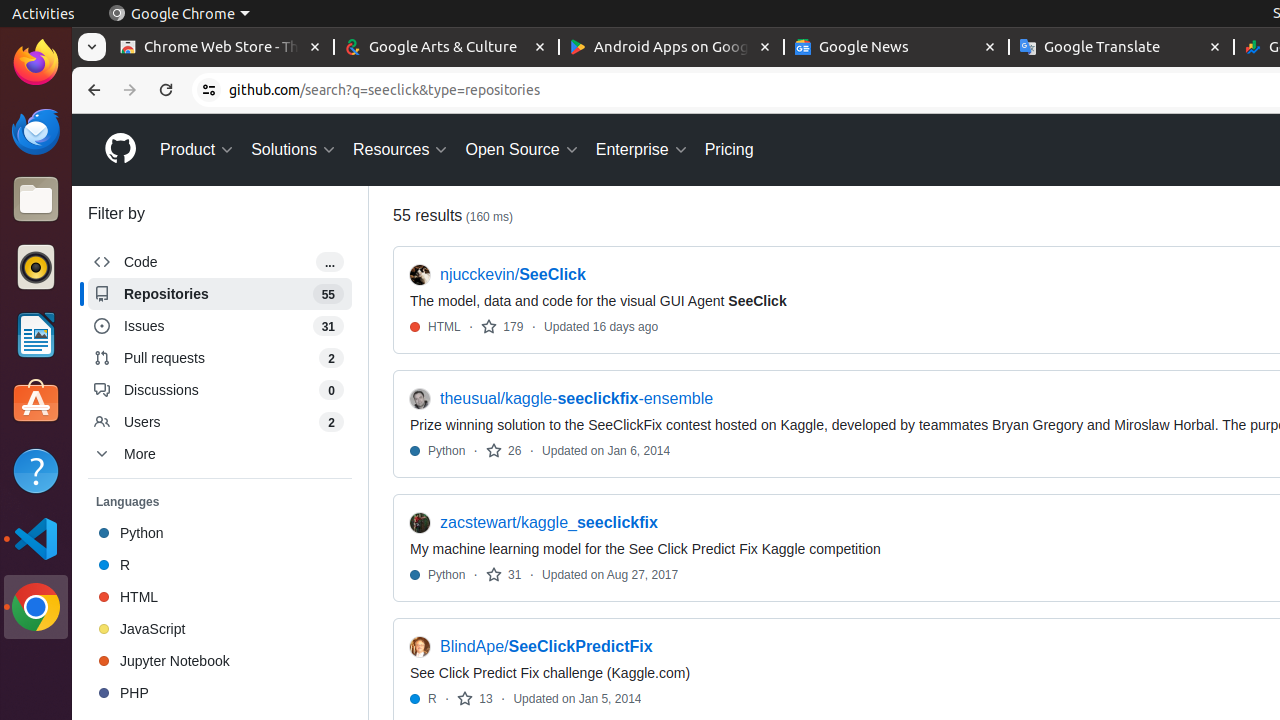 The width and height of the screenshot is (1280, 720). What do you see at coordinates (35, 61) in the screenshot?
I see `'Firefox Web Browser'` at bounding box center [35, 61].